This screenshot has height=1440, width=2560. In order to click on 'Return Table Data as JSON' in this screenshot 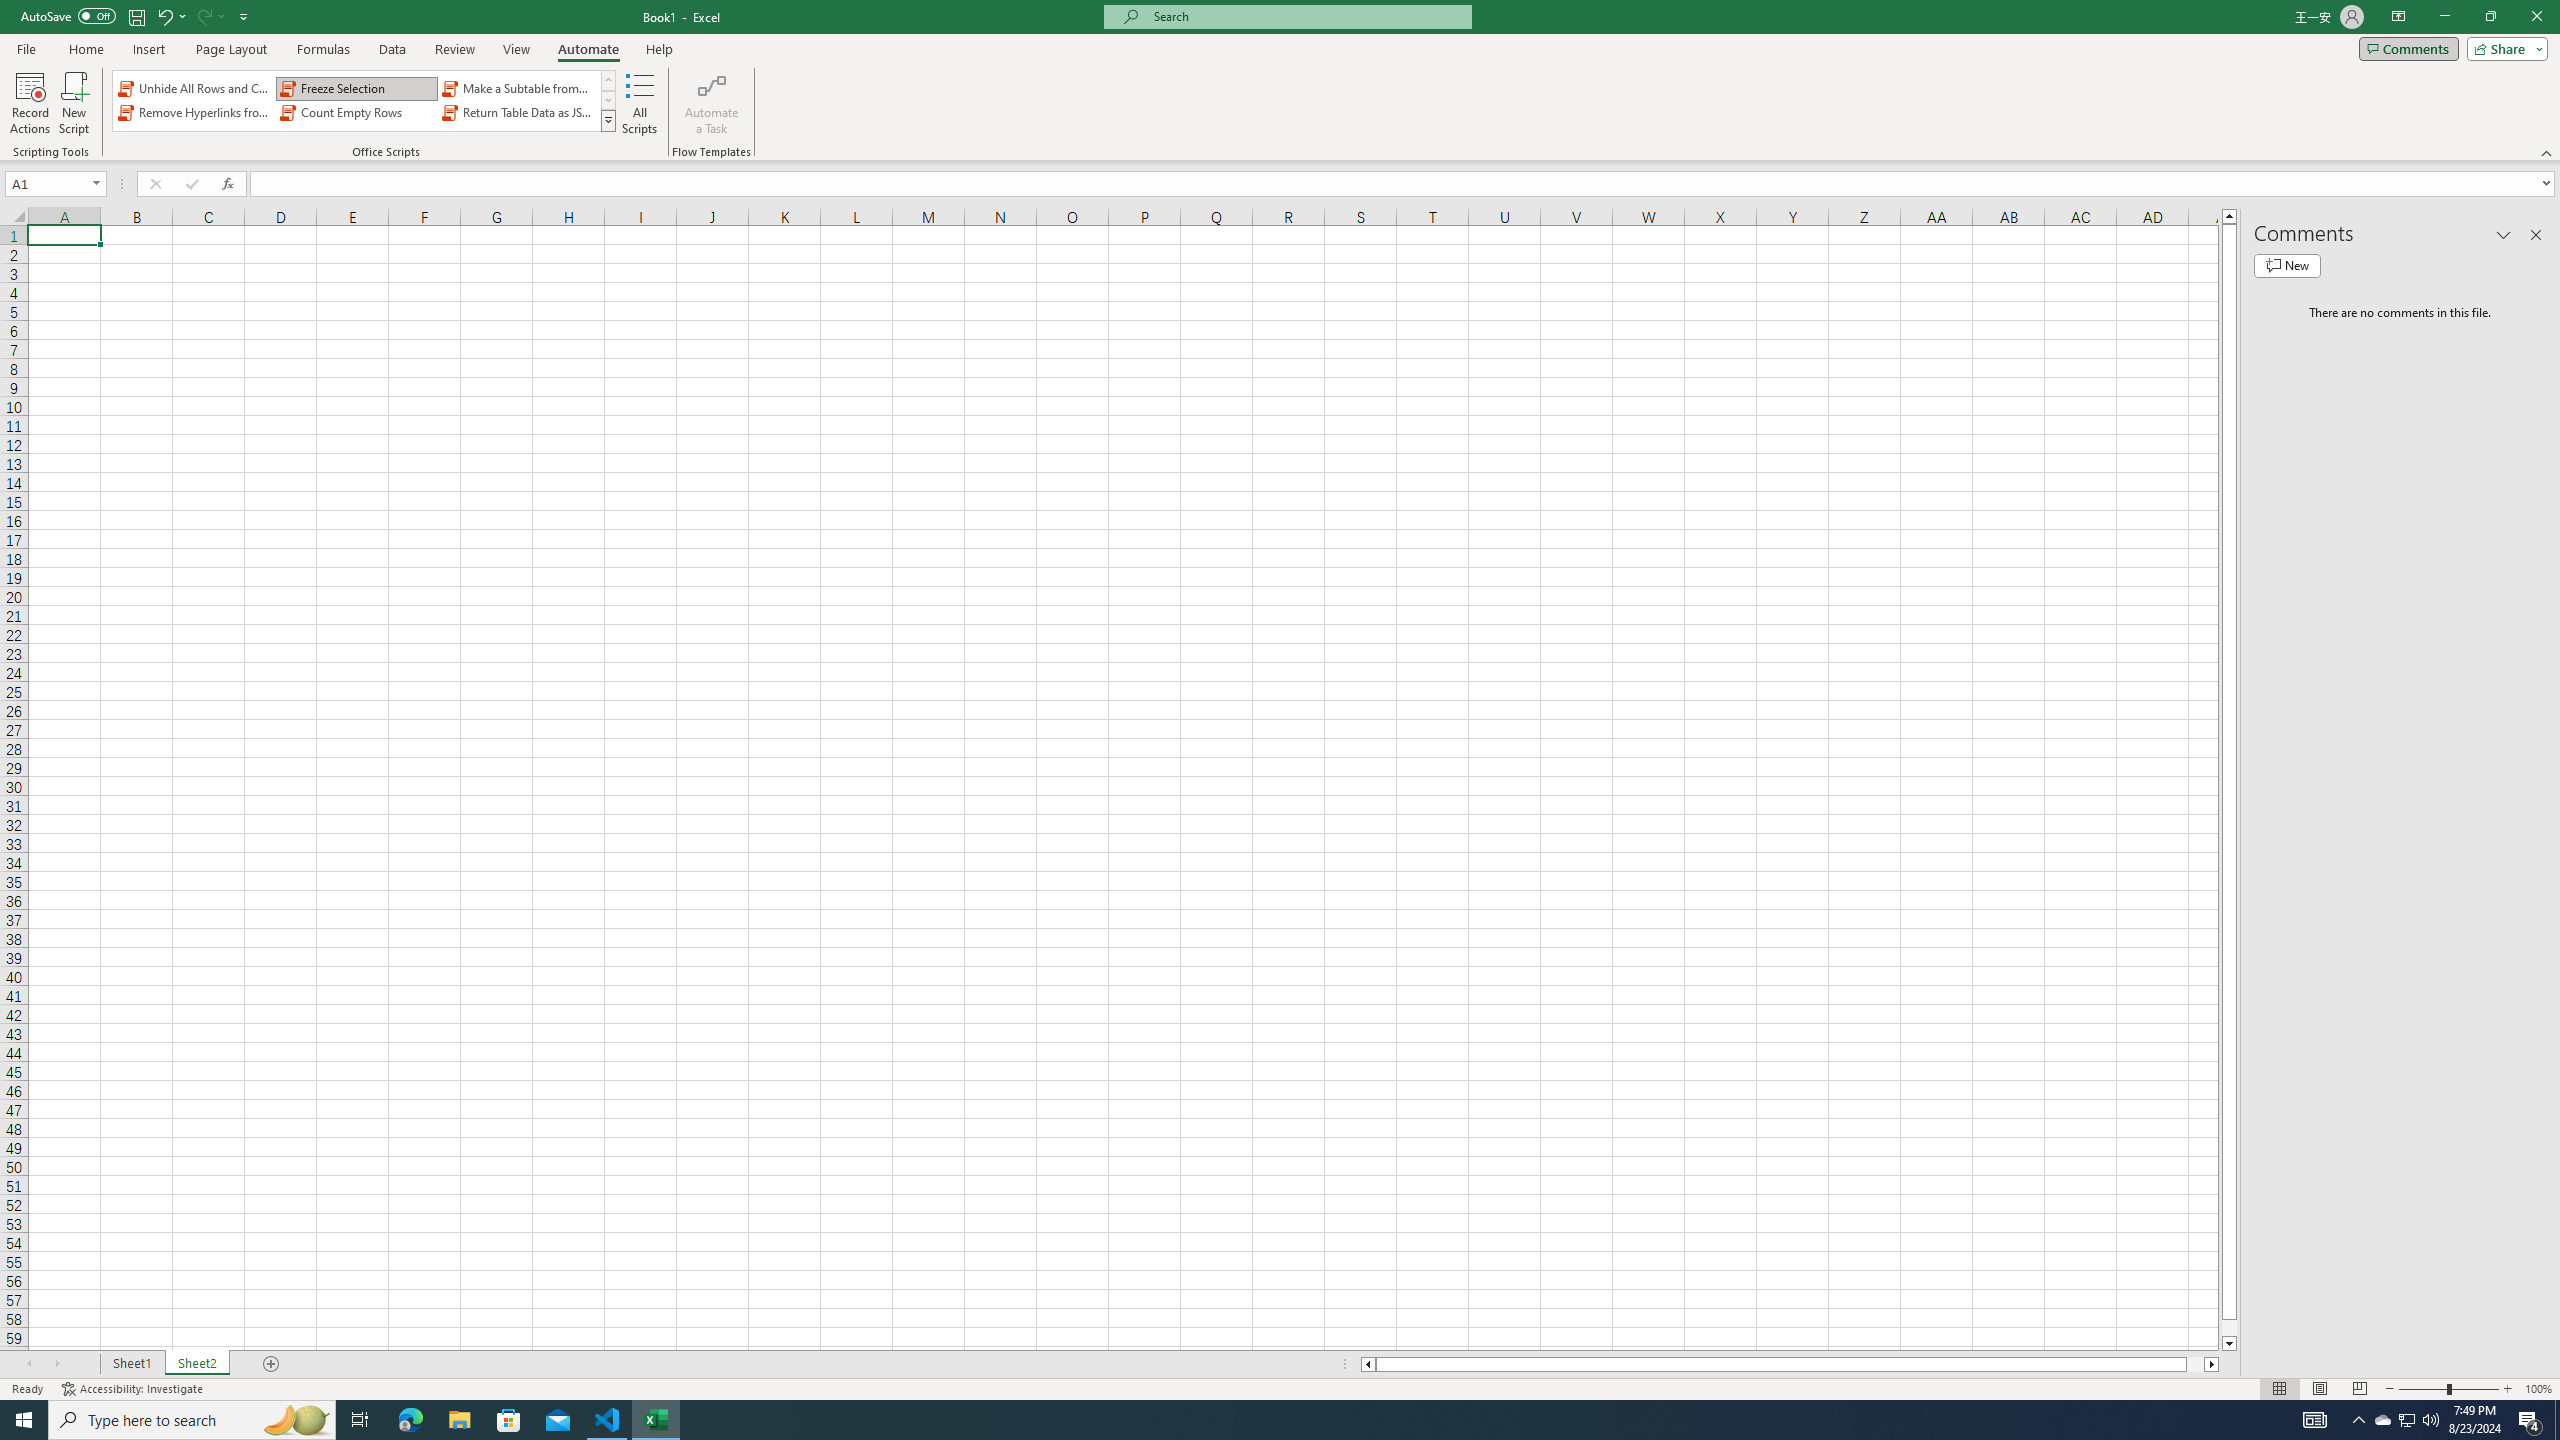, I will do `click(517, 112)`.